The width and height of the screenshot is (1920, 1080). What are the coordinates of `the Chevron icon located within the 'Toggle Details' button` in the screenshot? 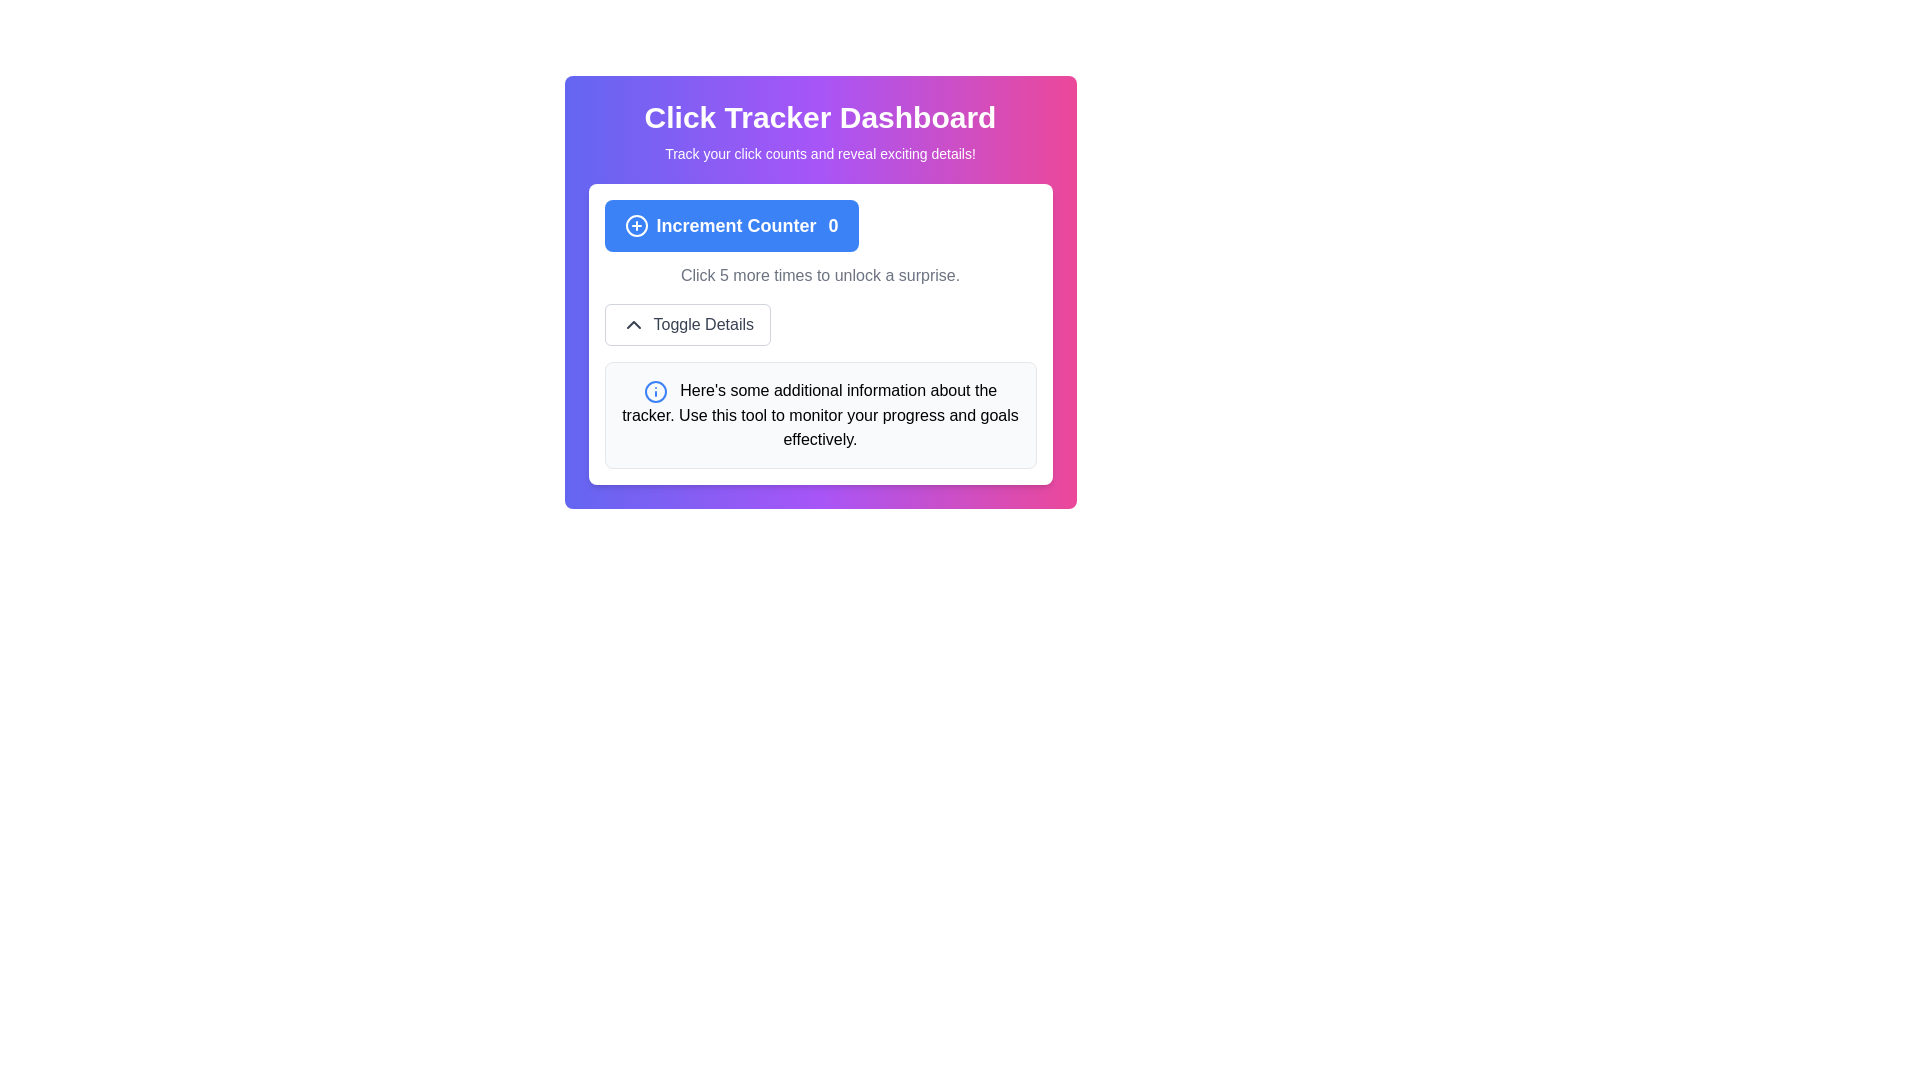 It's located at (632, 323).